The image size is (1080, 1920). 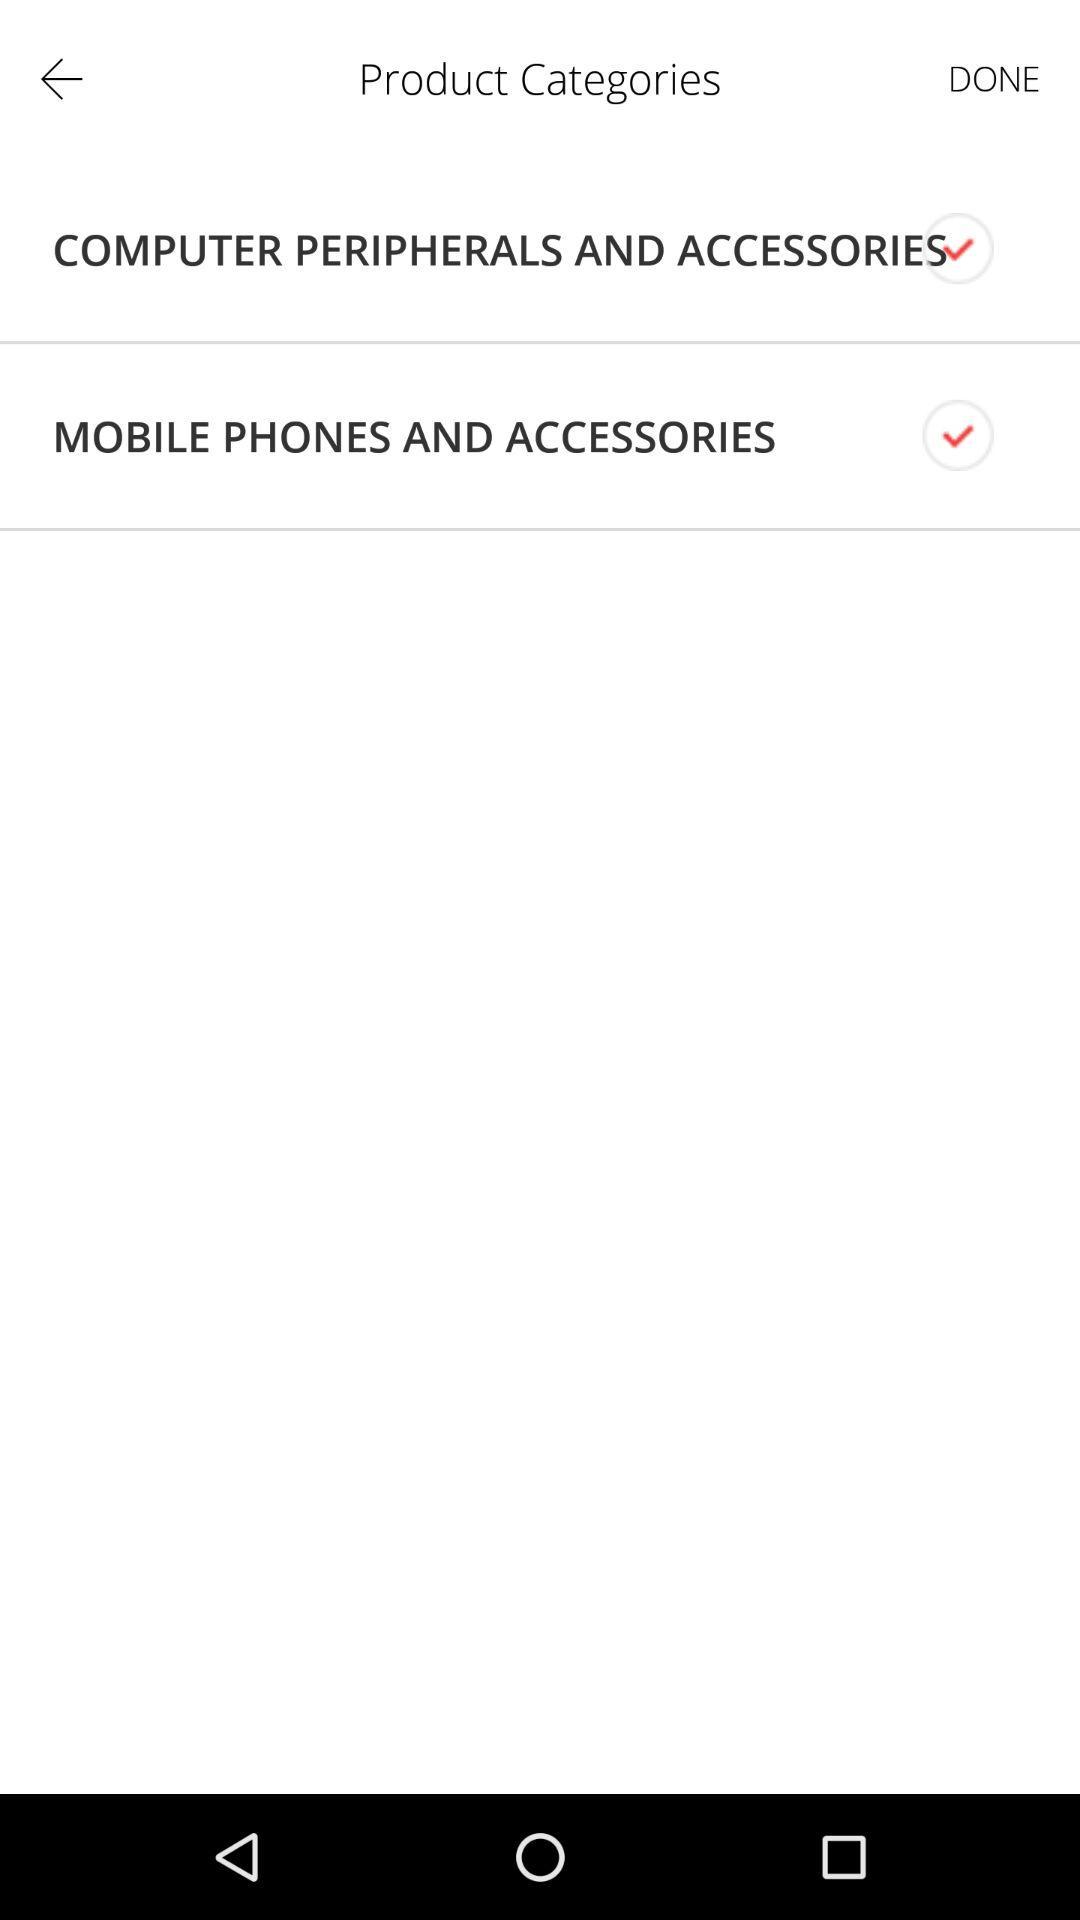 I want to click on app to the left of the done app, so click(x=499, y=248).